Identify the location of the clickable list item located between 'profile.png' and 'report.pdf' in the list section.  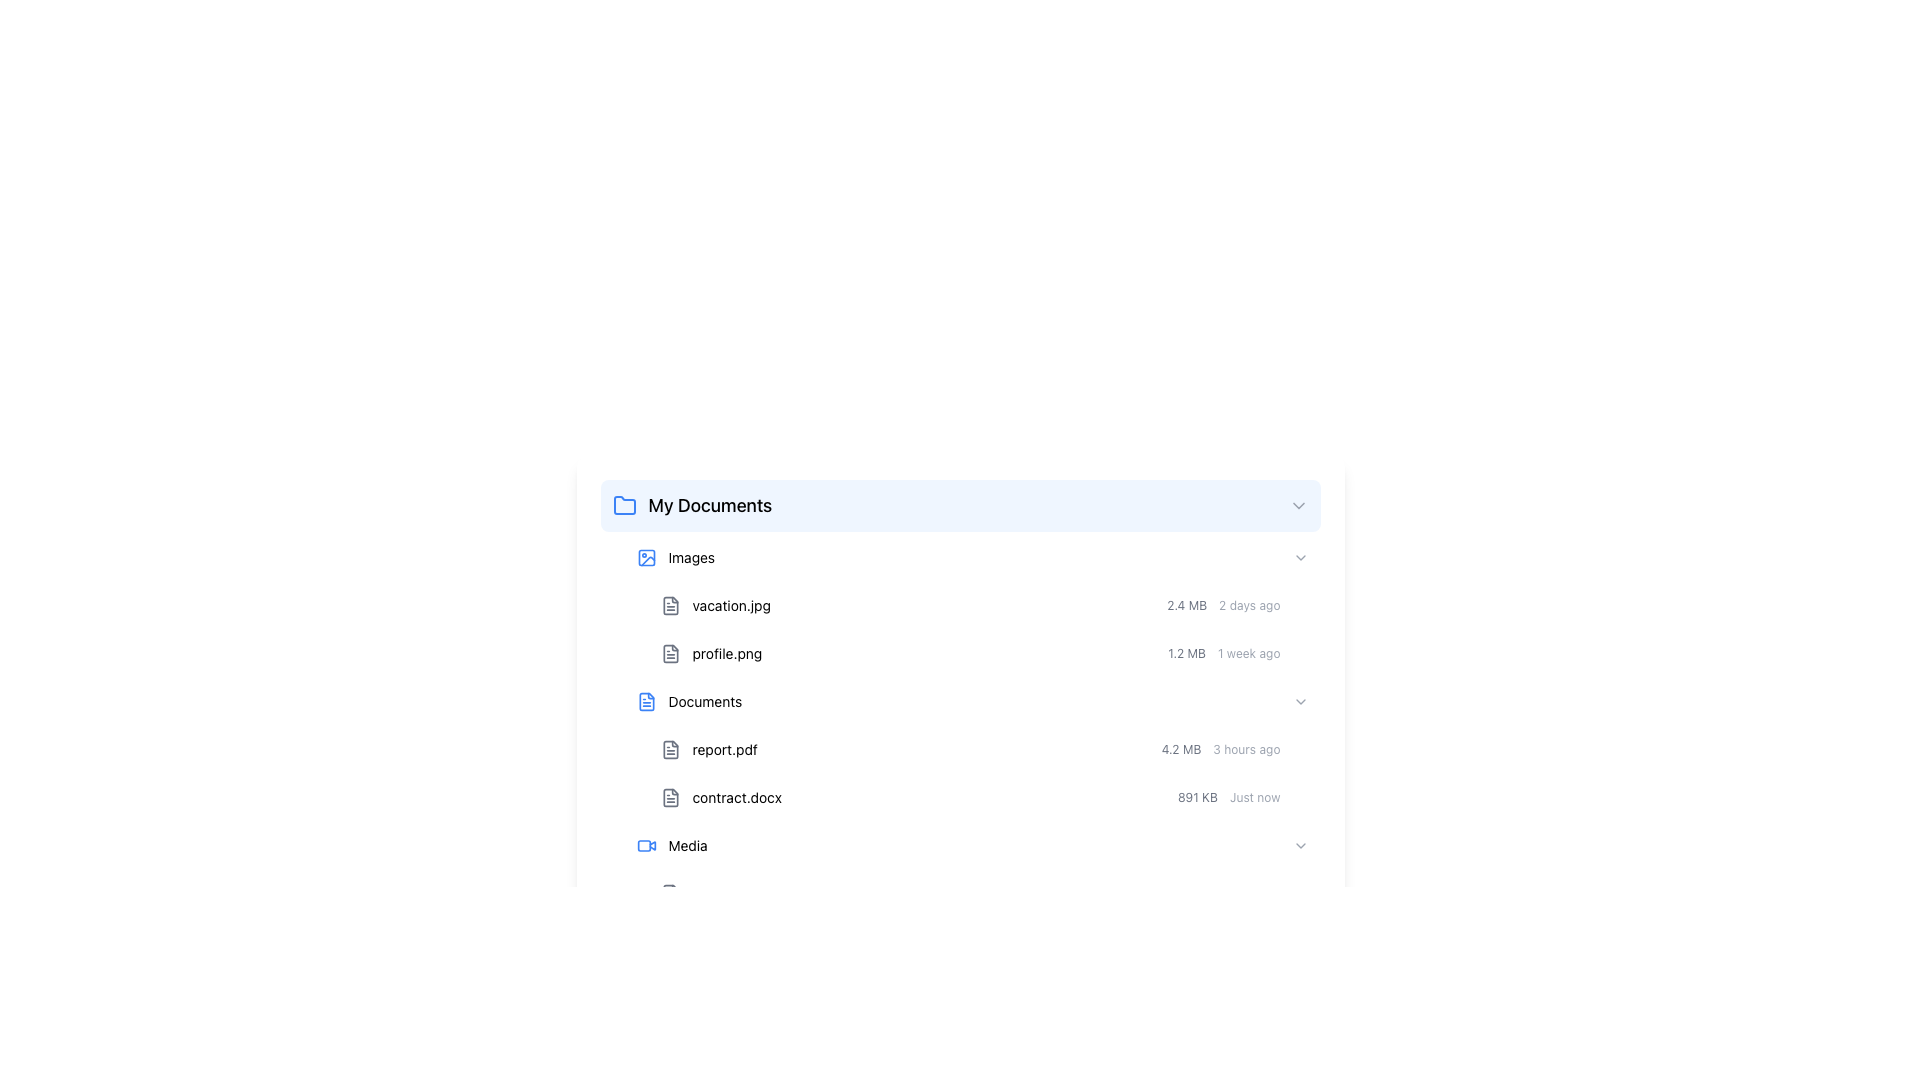
(972, 701).